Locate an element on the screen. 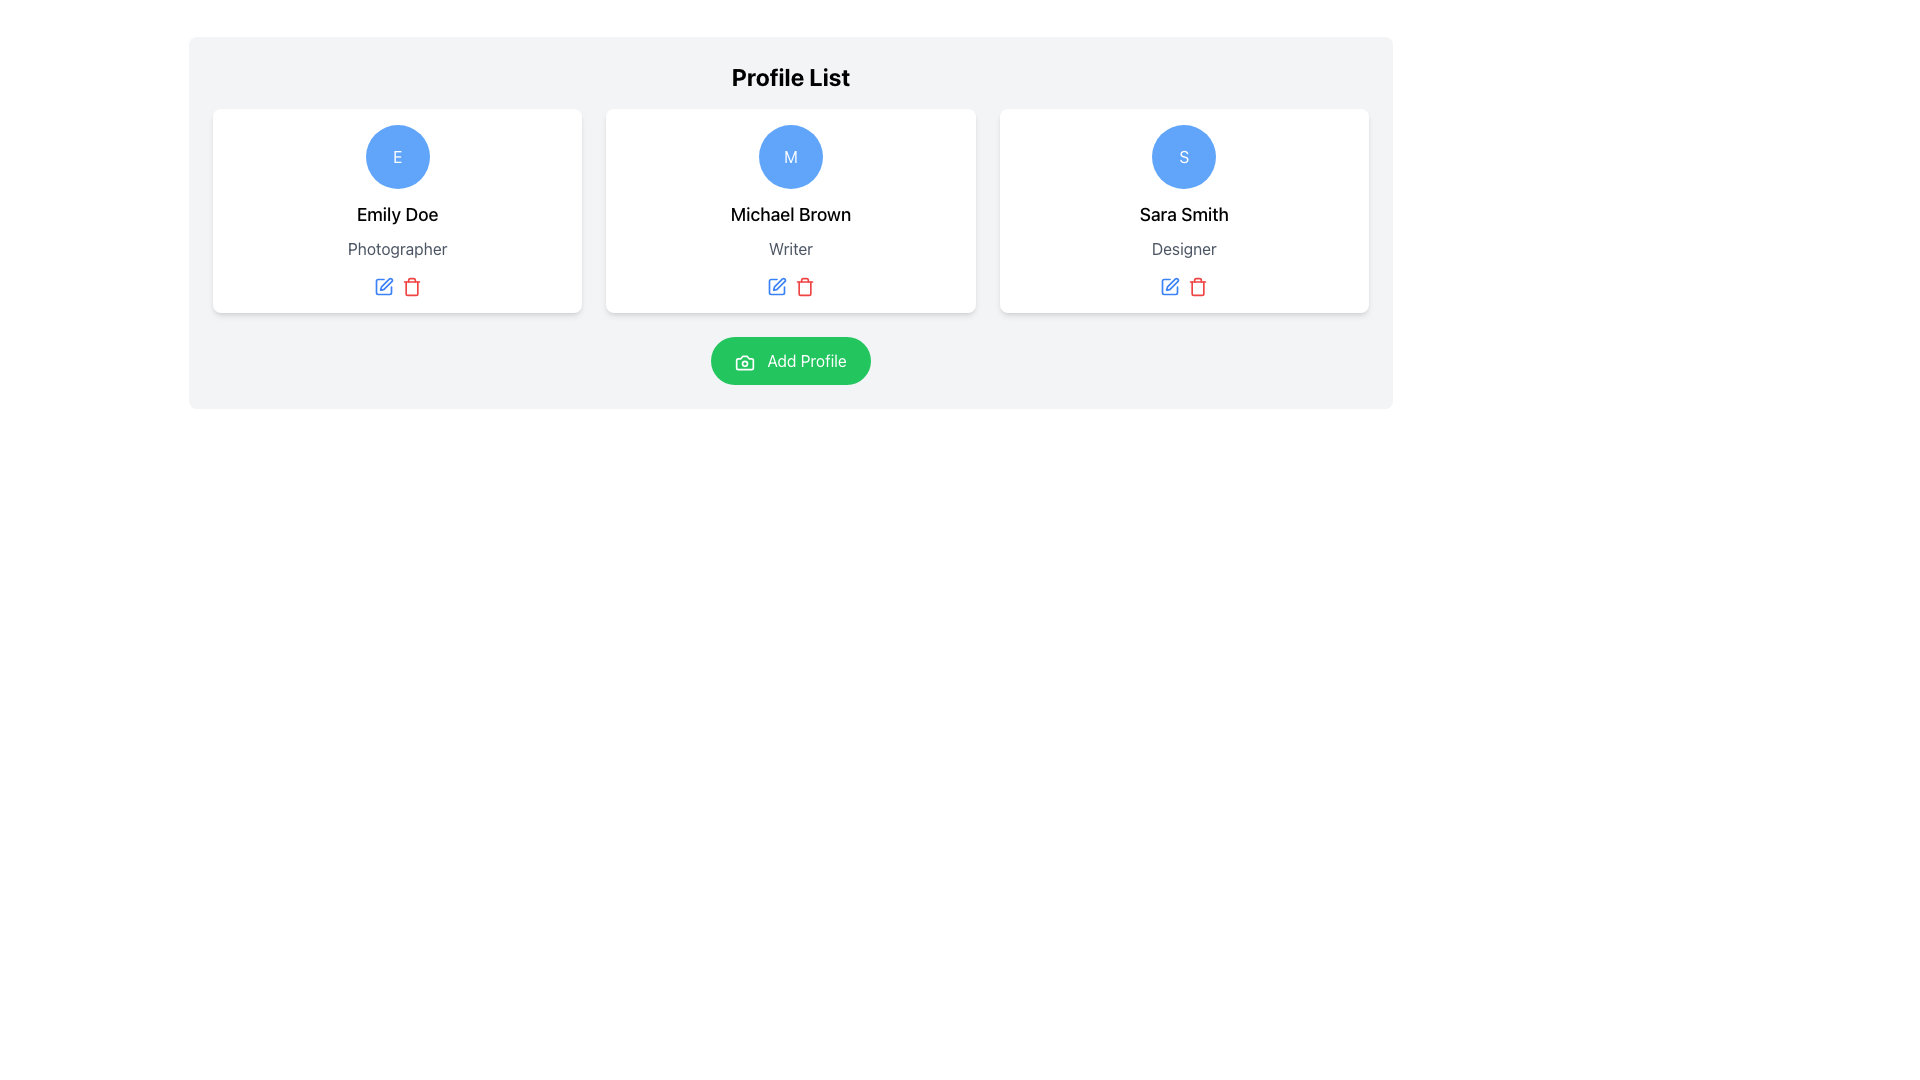  the edit icon in the action bar located at the bottom section of Emily Doe's profile card is located at coordinates (397, 286).